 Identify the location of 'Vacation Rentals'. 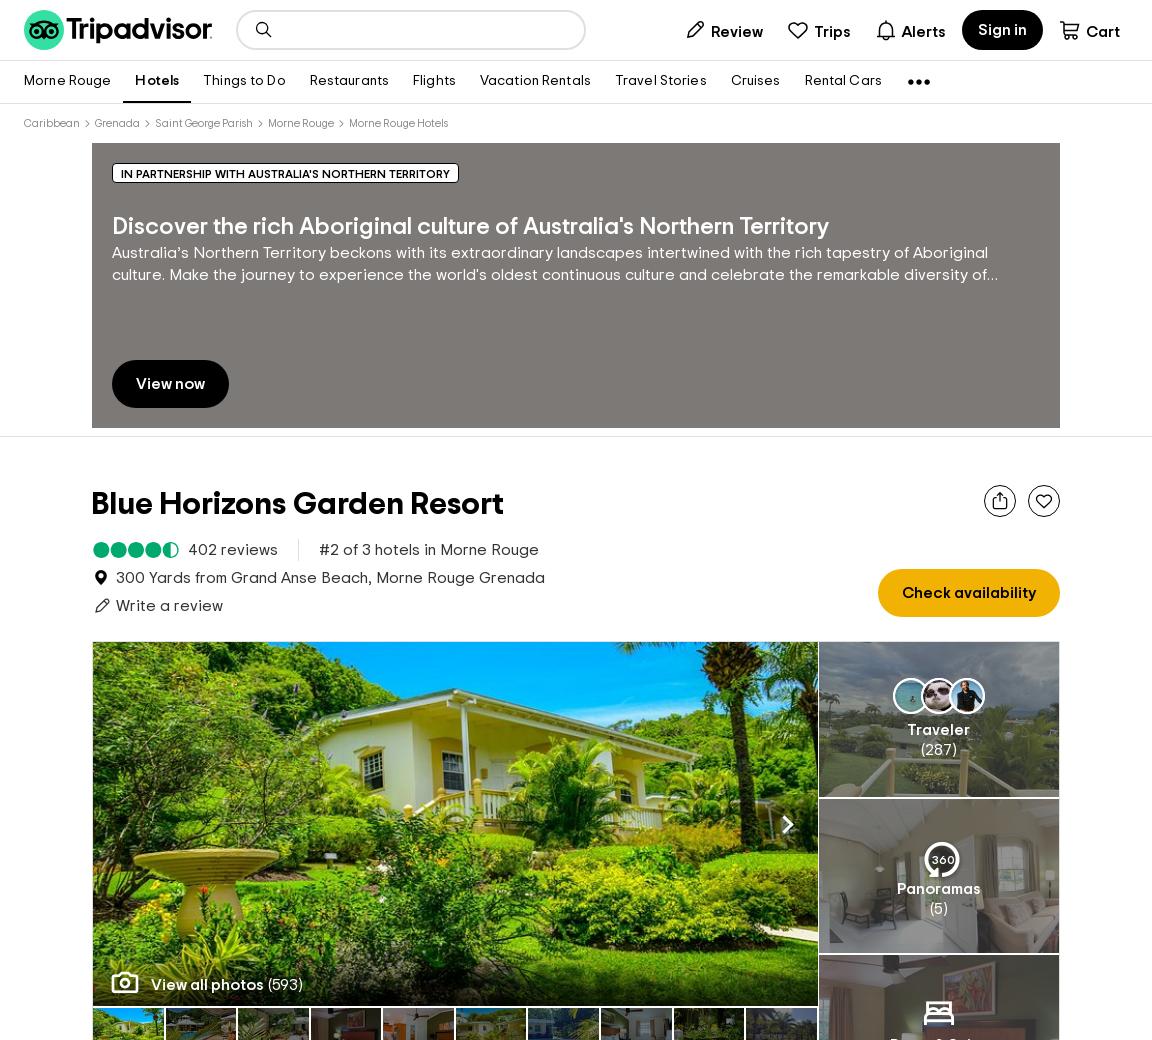
(479, 80).